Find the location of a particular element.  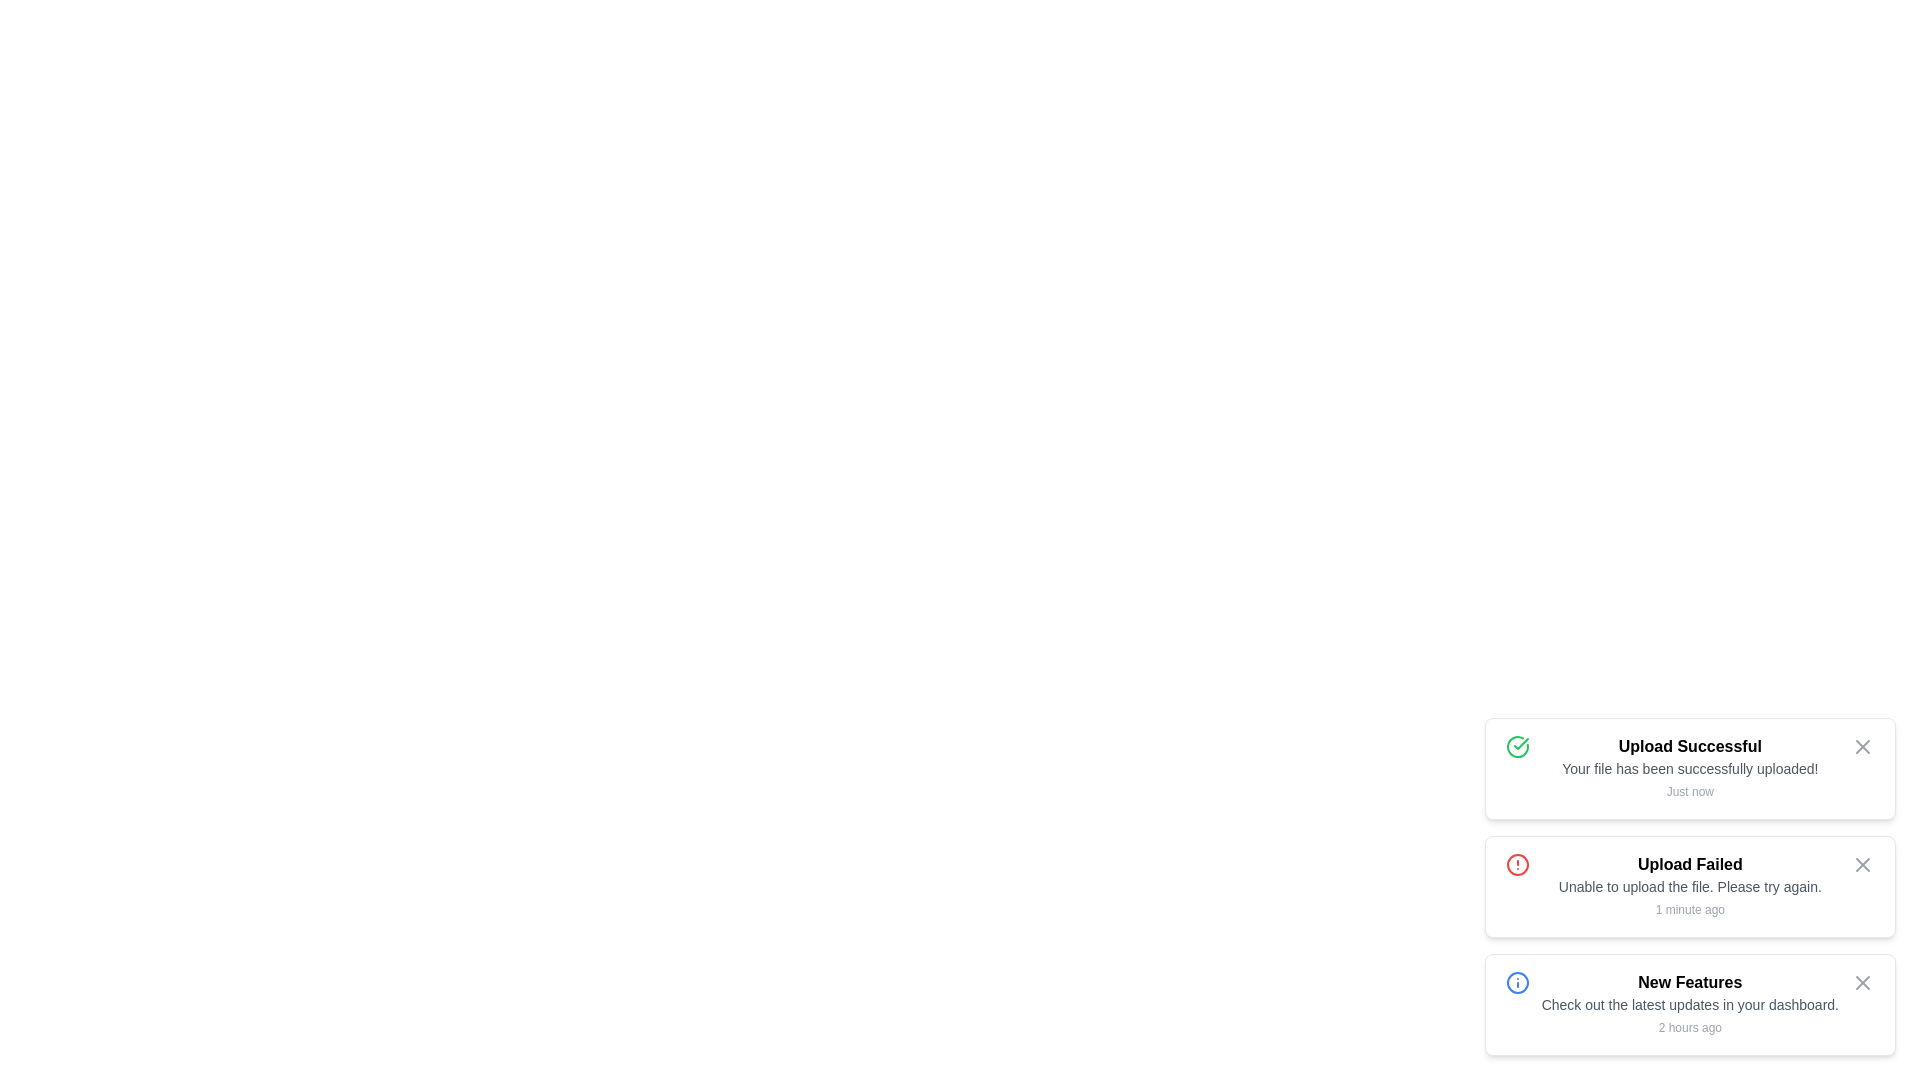

the 'X' button to dismiss the notification is located at coordinates (1861, 747).